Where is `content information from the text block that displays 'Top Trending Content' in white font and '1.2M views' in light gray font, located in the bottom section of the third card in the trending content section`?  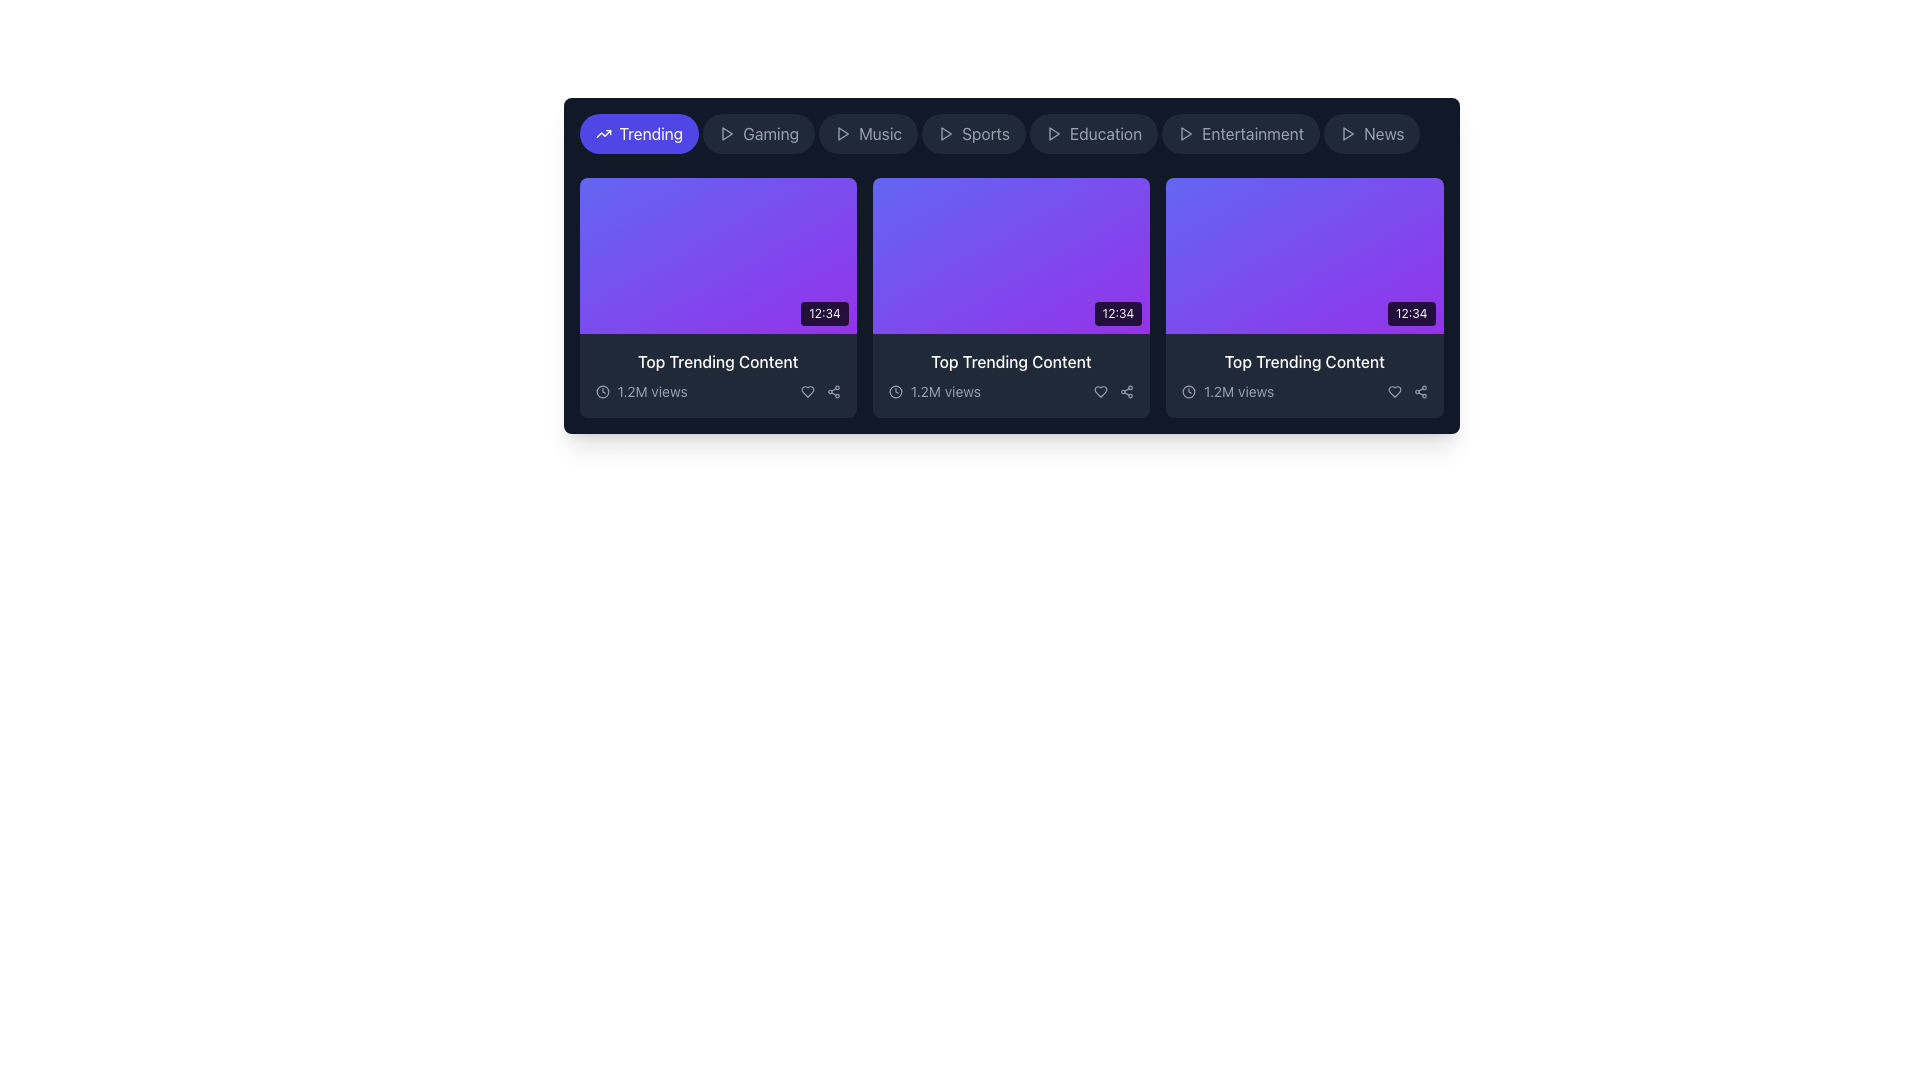 content information from the text block that displays 'Top Trending Content' in white font and '1.2M views' in light gray font, located in the bottom section of the third card in the trending content section is located at coordinates (1304, 375).